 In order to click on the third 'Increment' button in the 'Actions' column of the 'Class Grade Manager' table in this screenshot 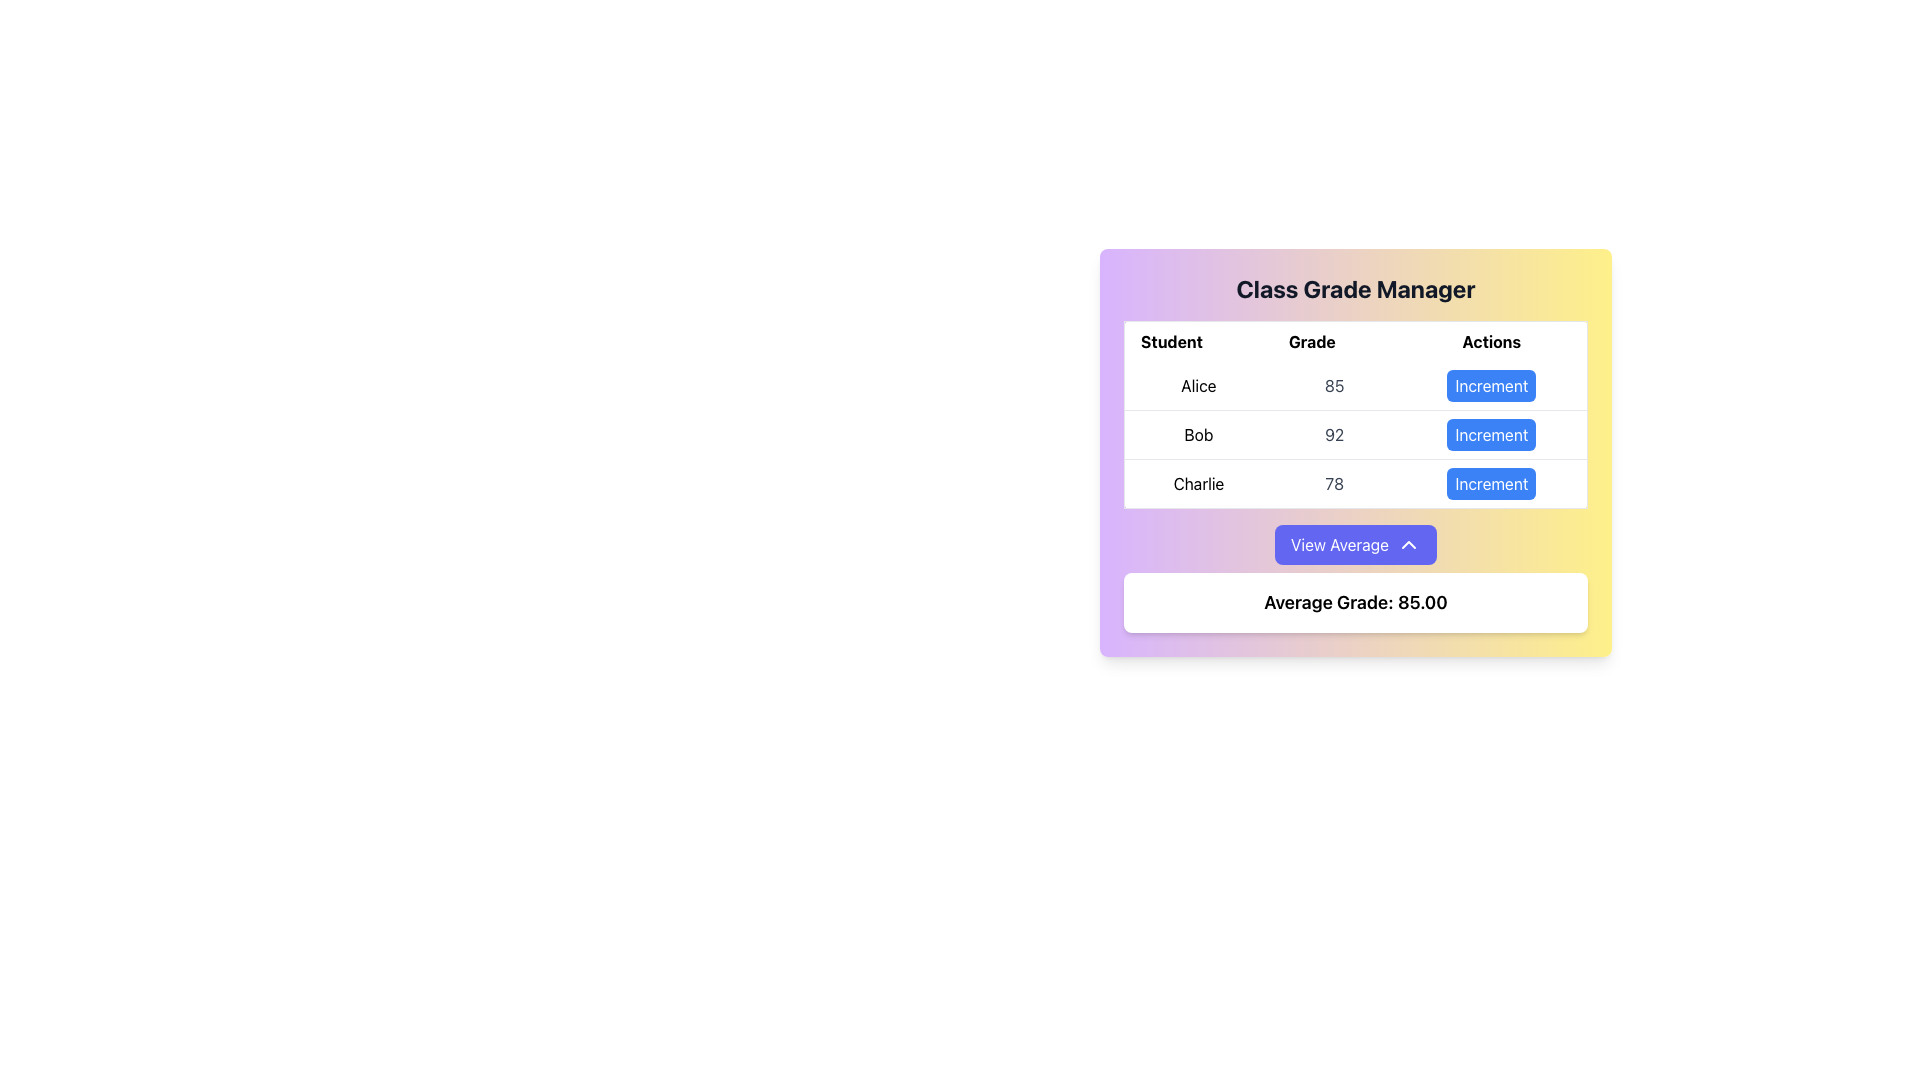, I will do `click(1491, 483)`.